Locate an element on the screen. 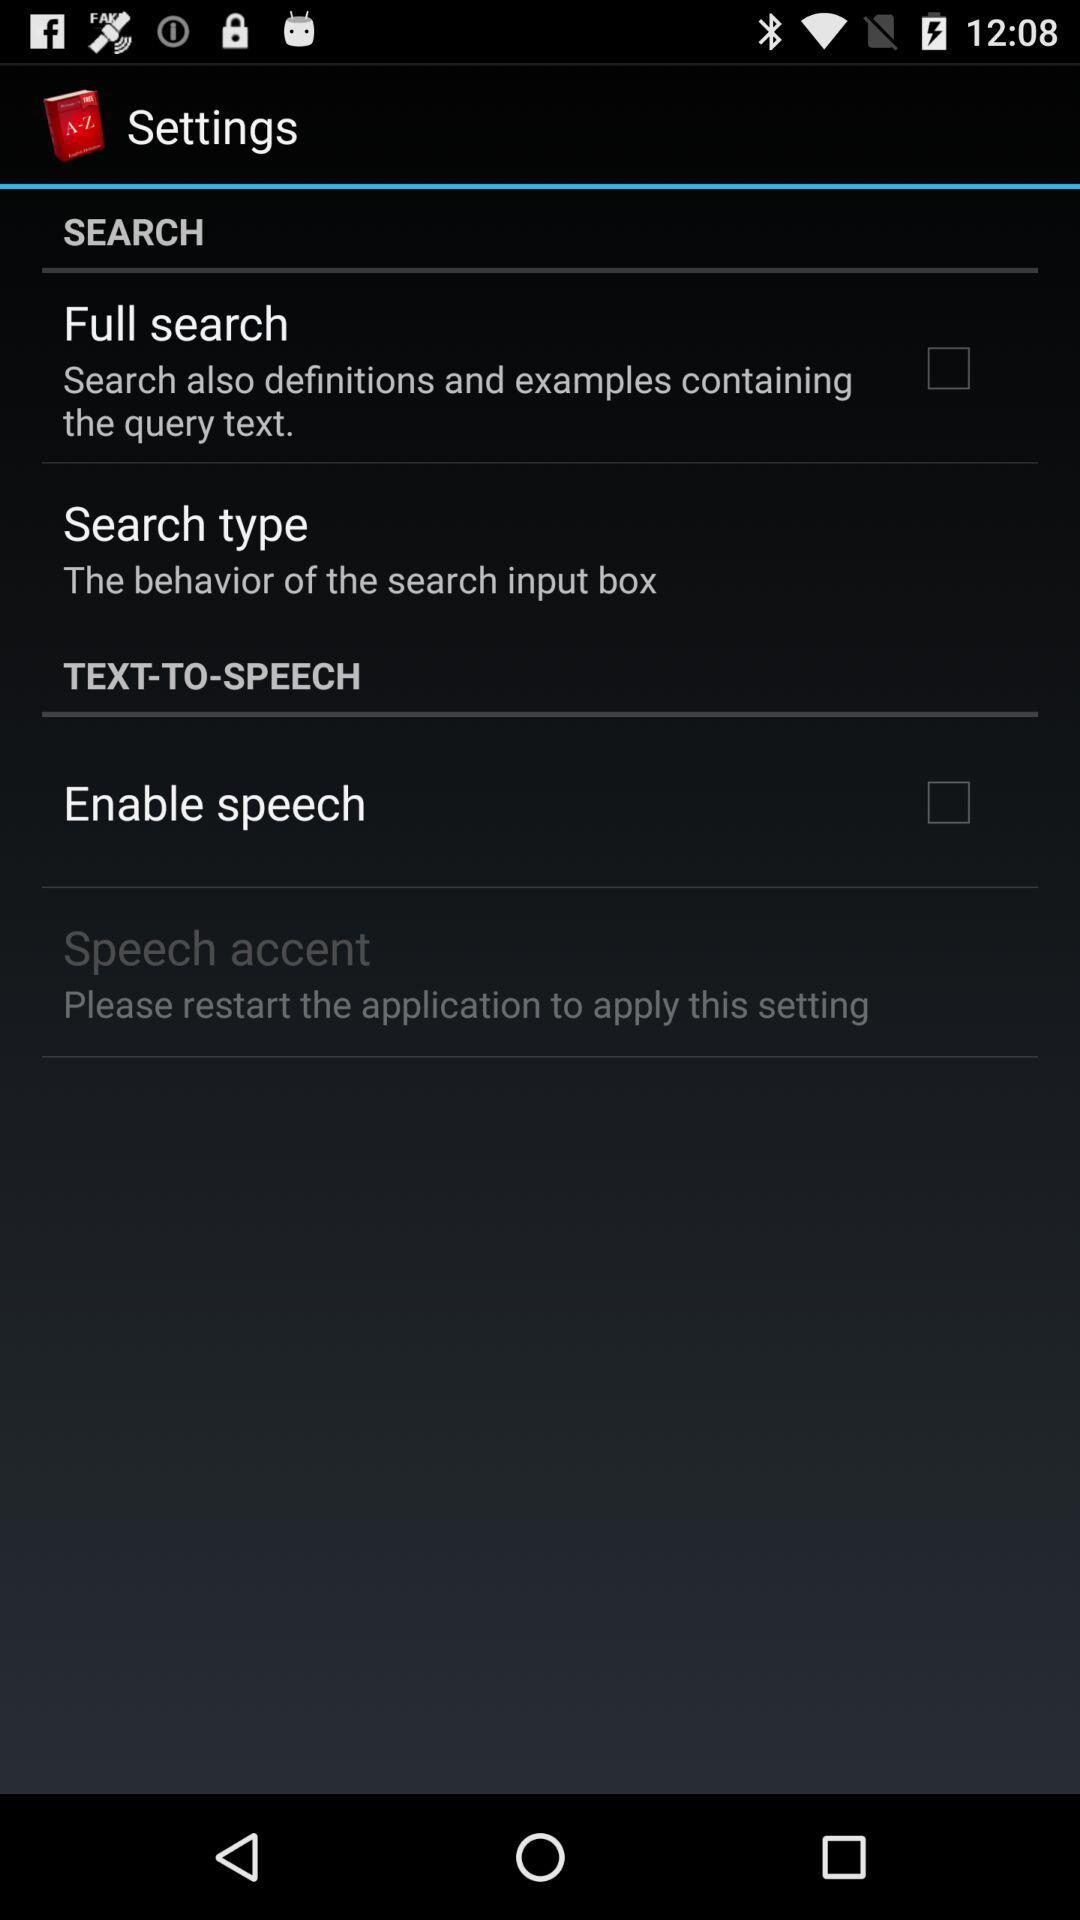 The height and width of the screenshot is (1920, 1080). item above the text-to-speech icon is located at coordinates (358, 578).